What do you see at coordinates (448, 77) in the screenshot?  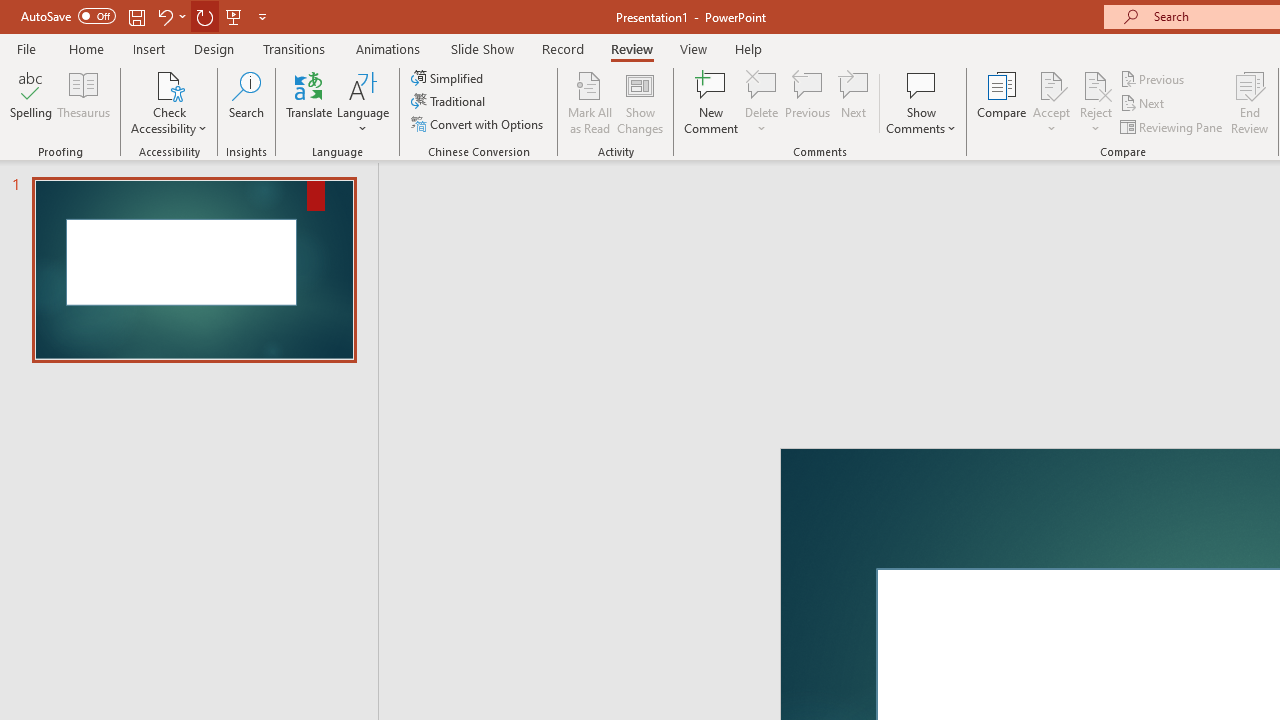 I see `'Simplified'` at bounding box center [448, 77].